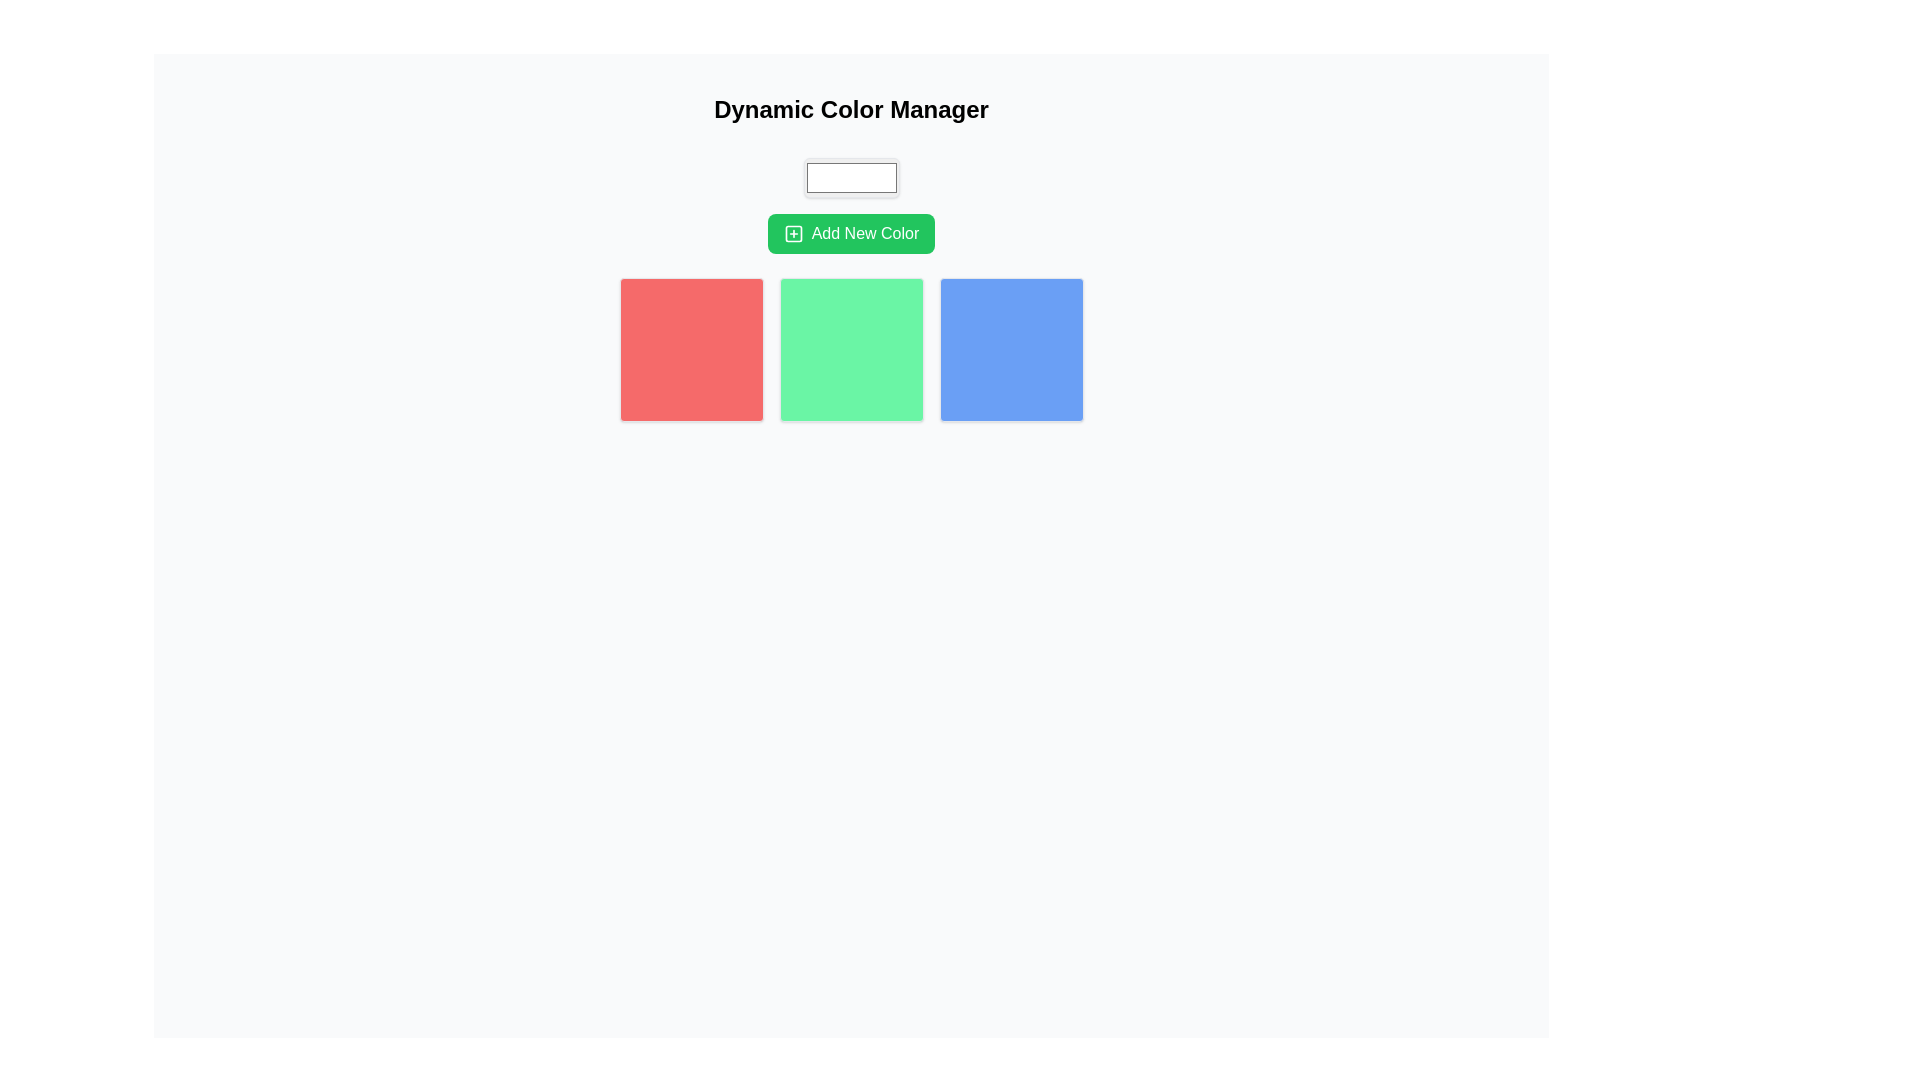 Image resolution: width=1920 pixels, height=1080 pixels. What do you see at coordinates (1011, 349) in the screenshot?
I see `the third square-shaped button with a rounded border and blue background located in the rightmost position of a three-column grid layout` at bounding box center [1011, 349].